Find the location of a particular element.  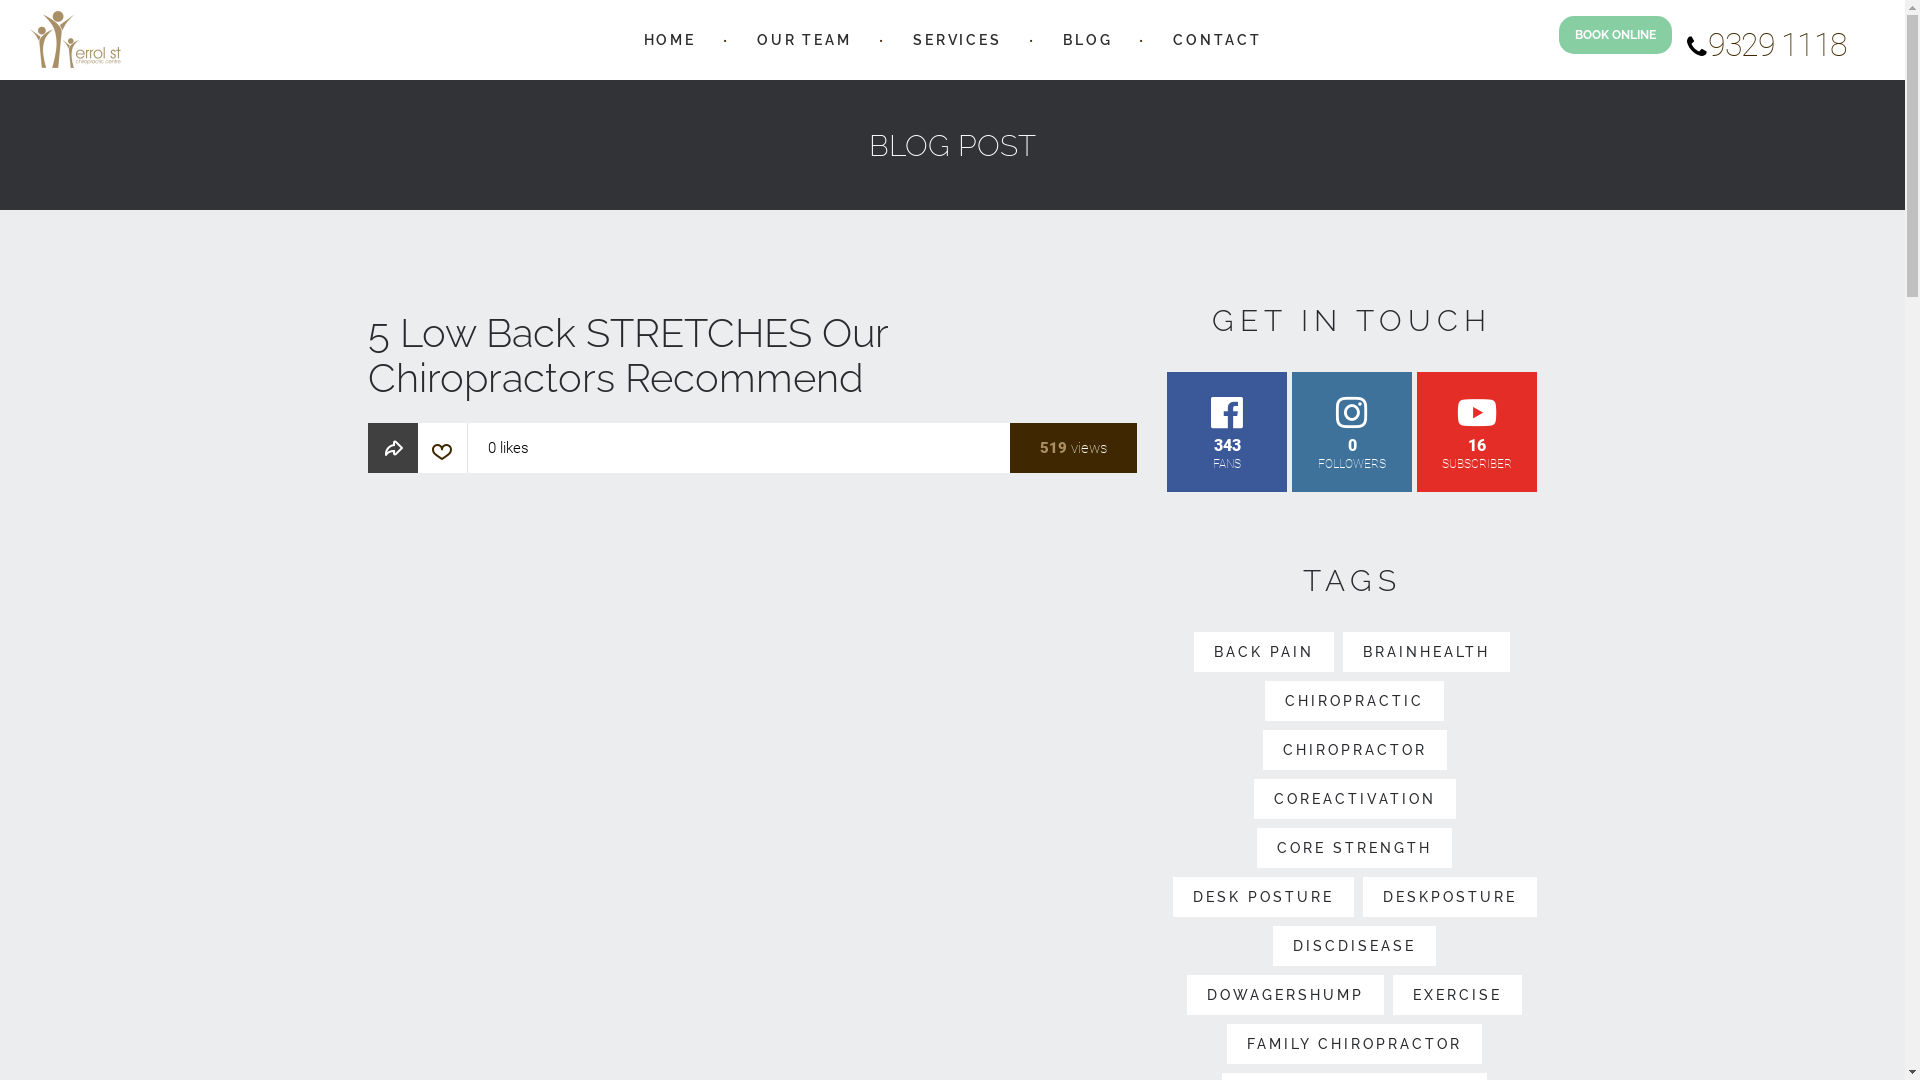

'CHIROPRACTIC' is located at coordinates (1354, 700).